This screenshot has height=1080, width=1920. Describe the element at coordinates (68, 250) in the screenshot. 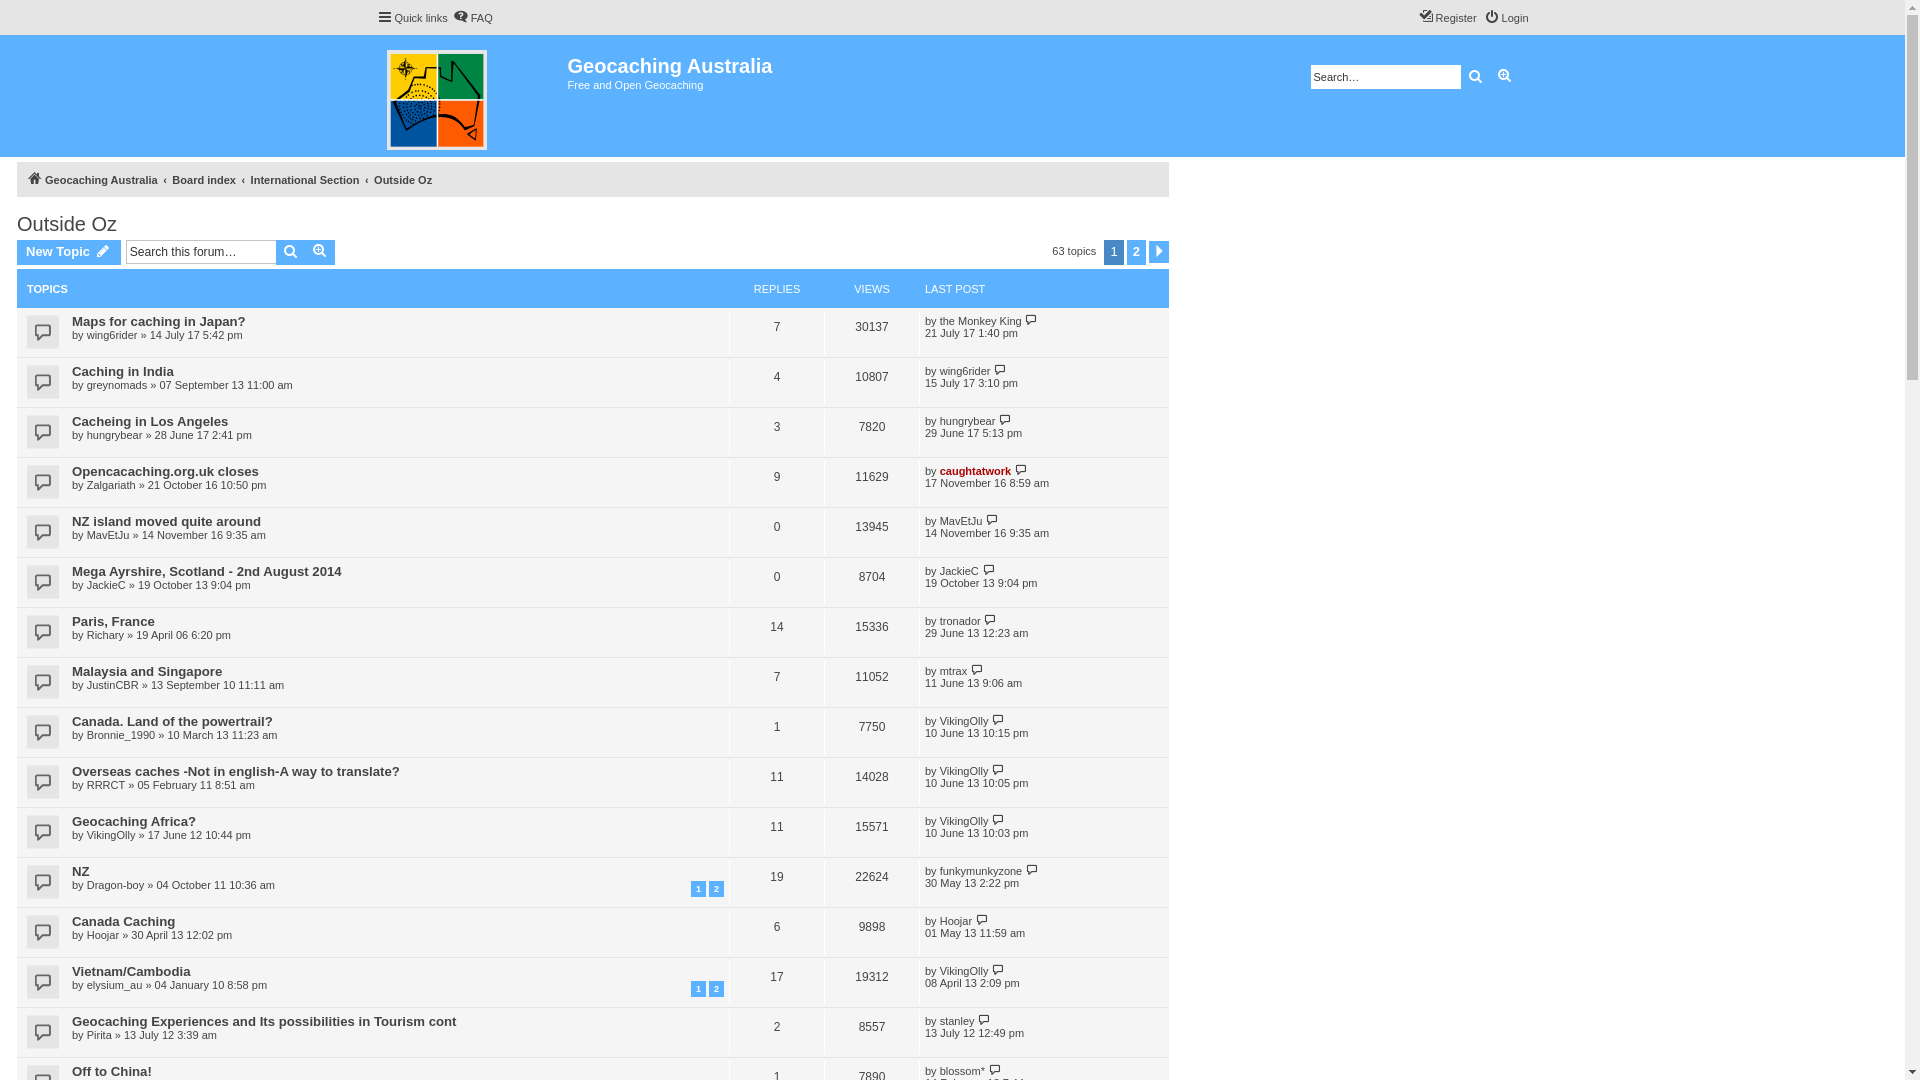

I see `'New Topic'` at that location.